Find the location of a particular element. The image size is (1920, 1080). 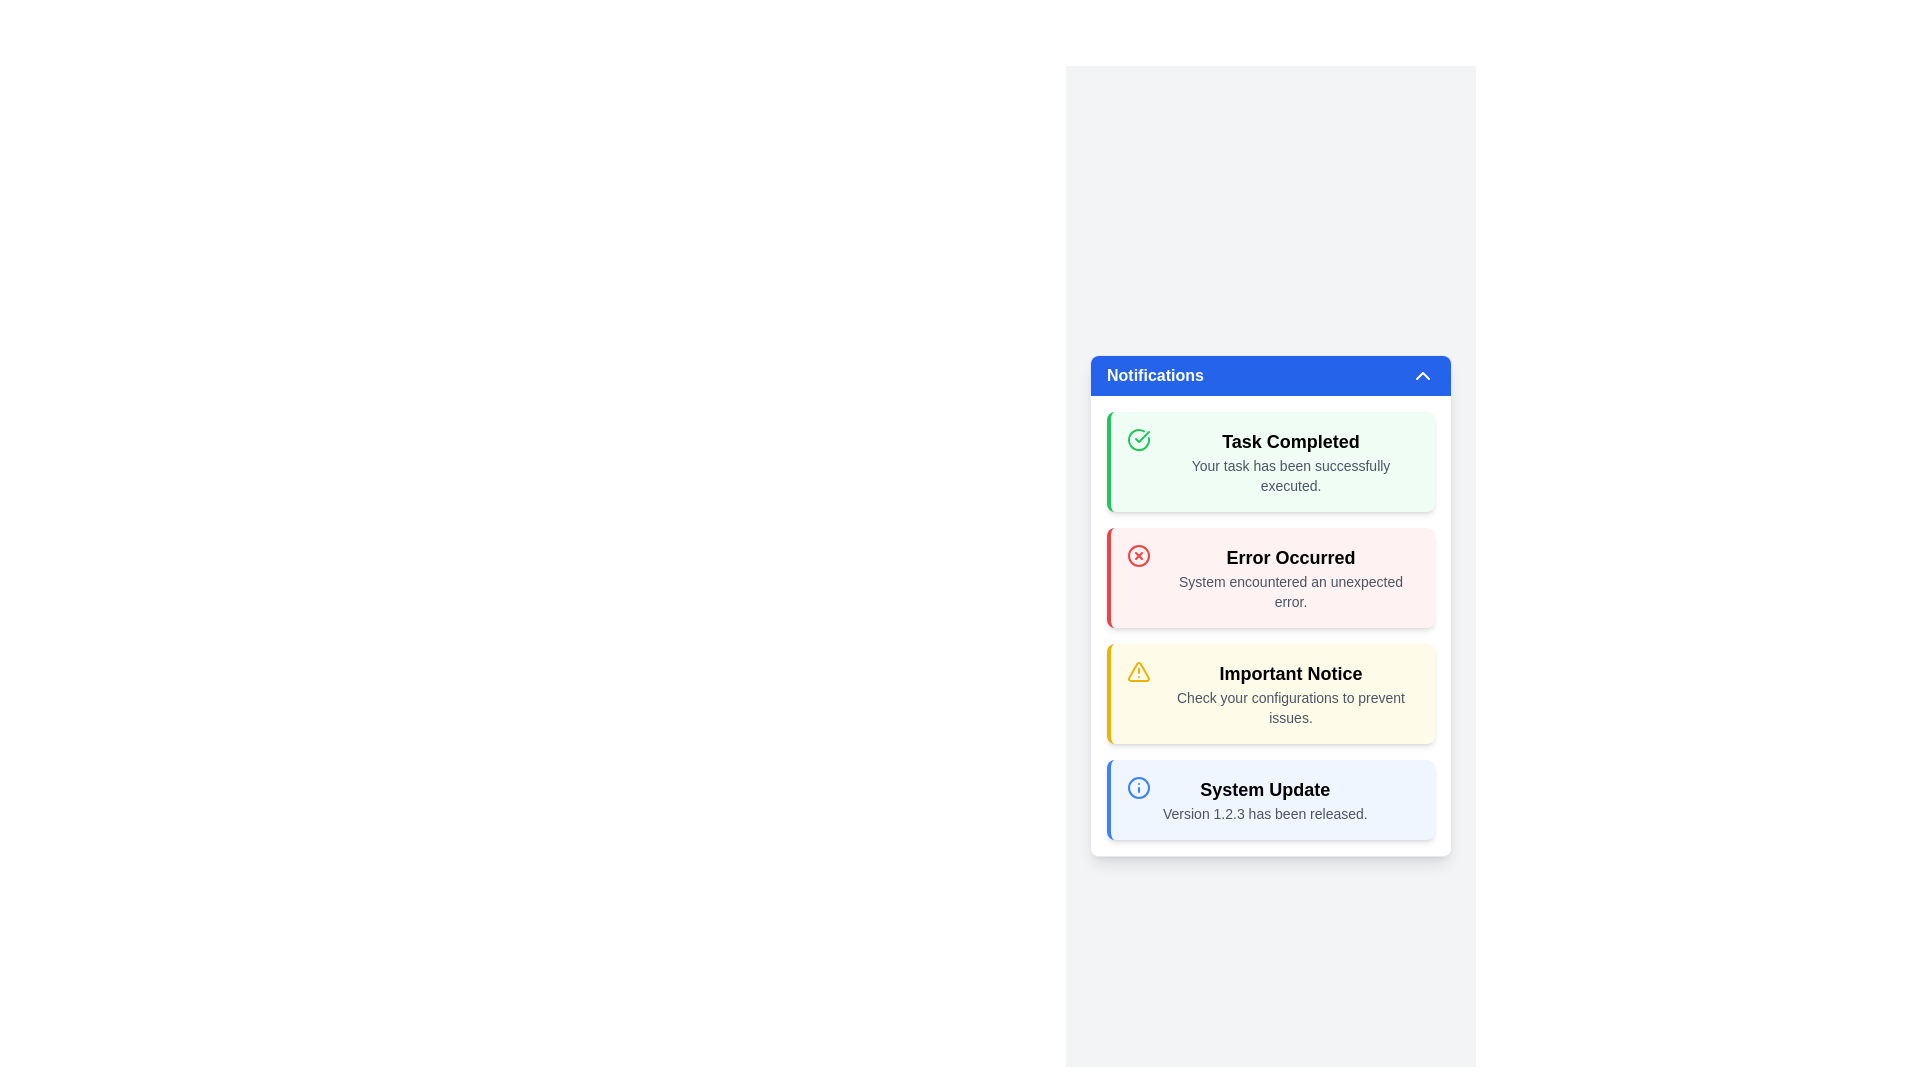

the central circular error notification icon within the 'Error Occurred' notification card is located at coordinates (1138, 555).